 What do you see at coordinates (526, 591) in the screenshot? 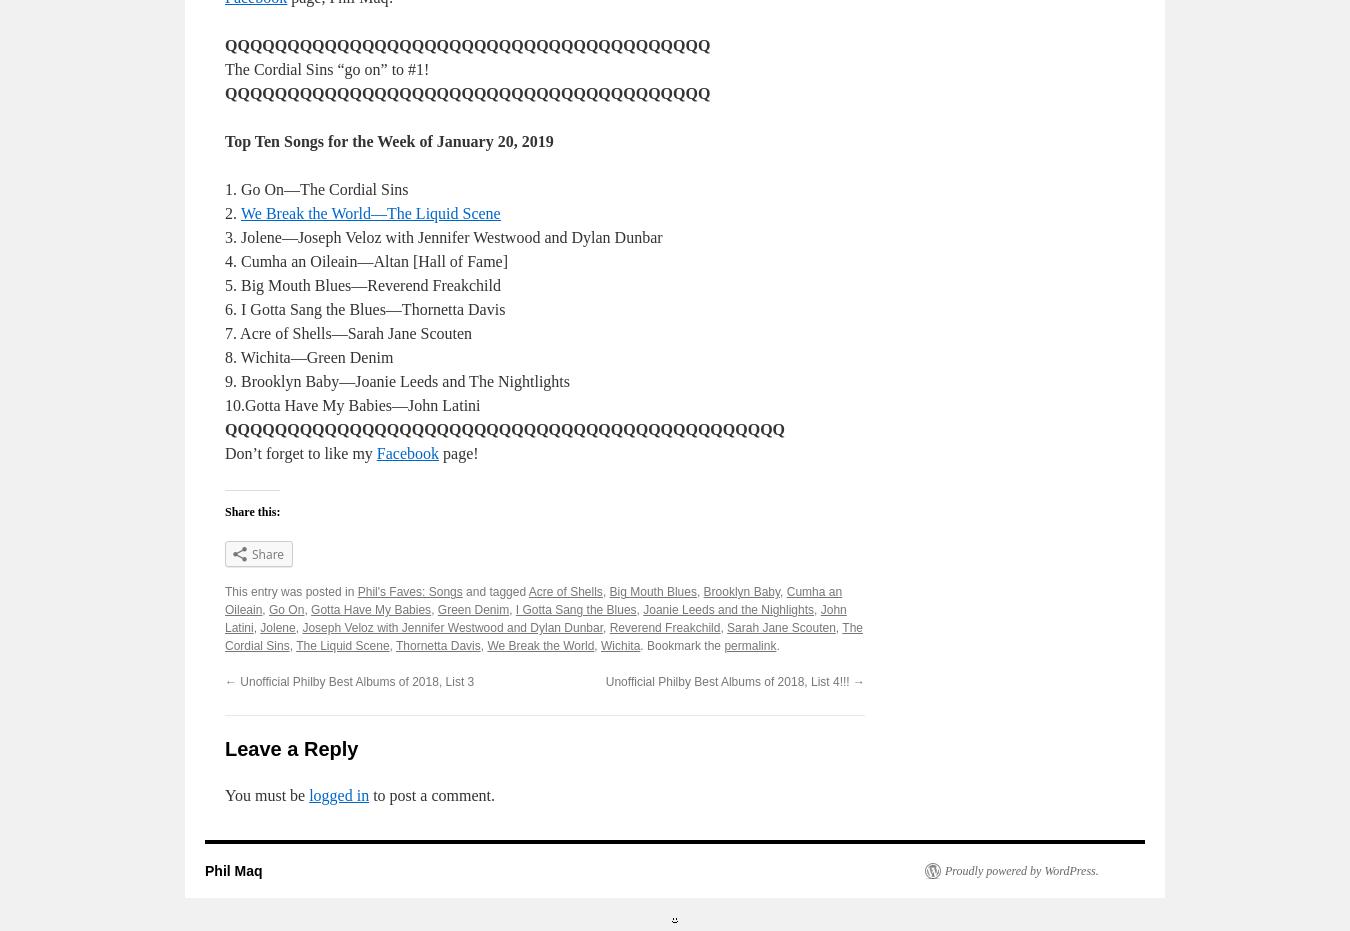
I see `'Acre of Shells'` at bounding box center [526, 591].